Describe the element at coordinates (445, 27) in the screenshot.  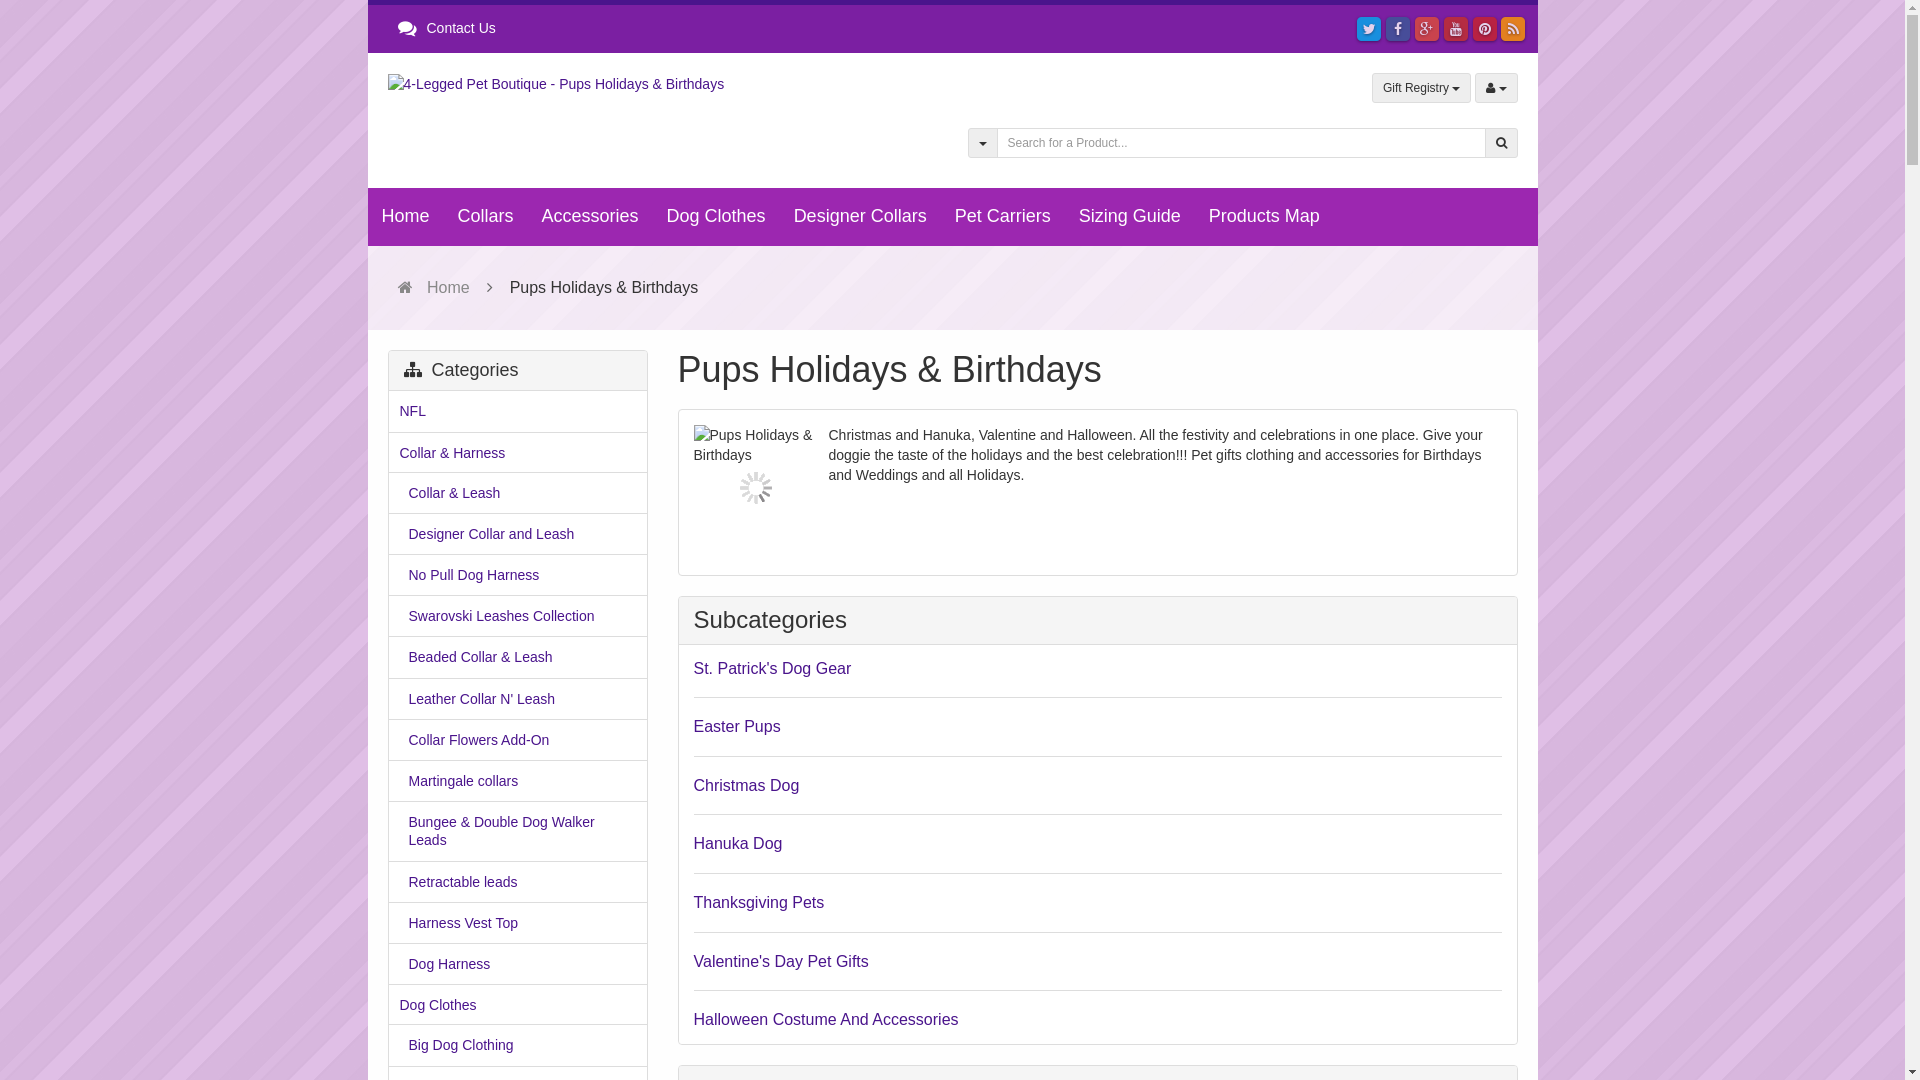
I see `'Contact Us'` at that location.